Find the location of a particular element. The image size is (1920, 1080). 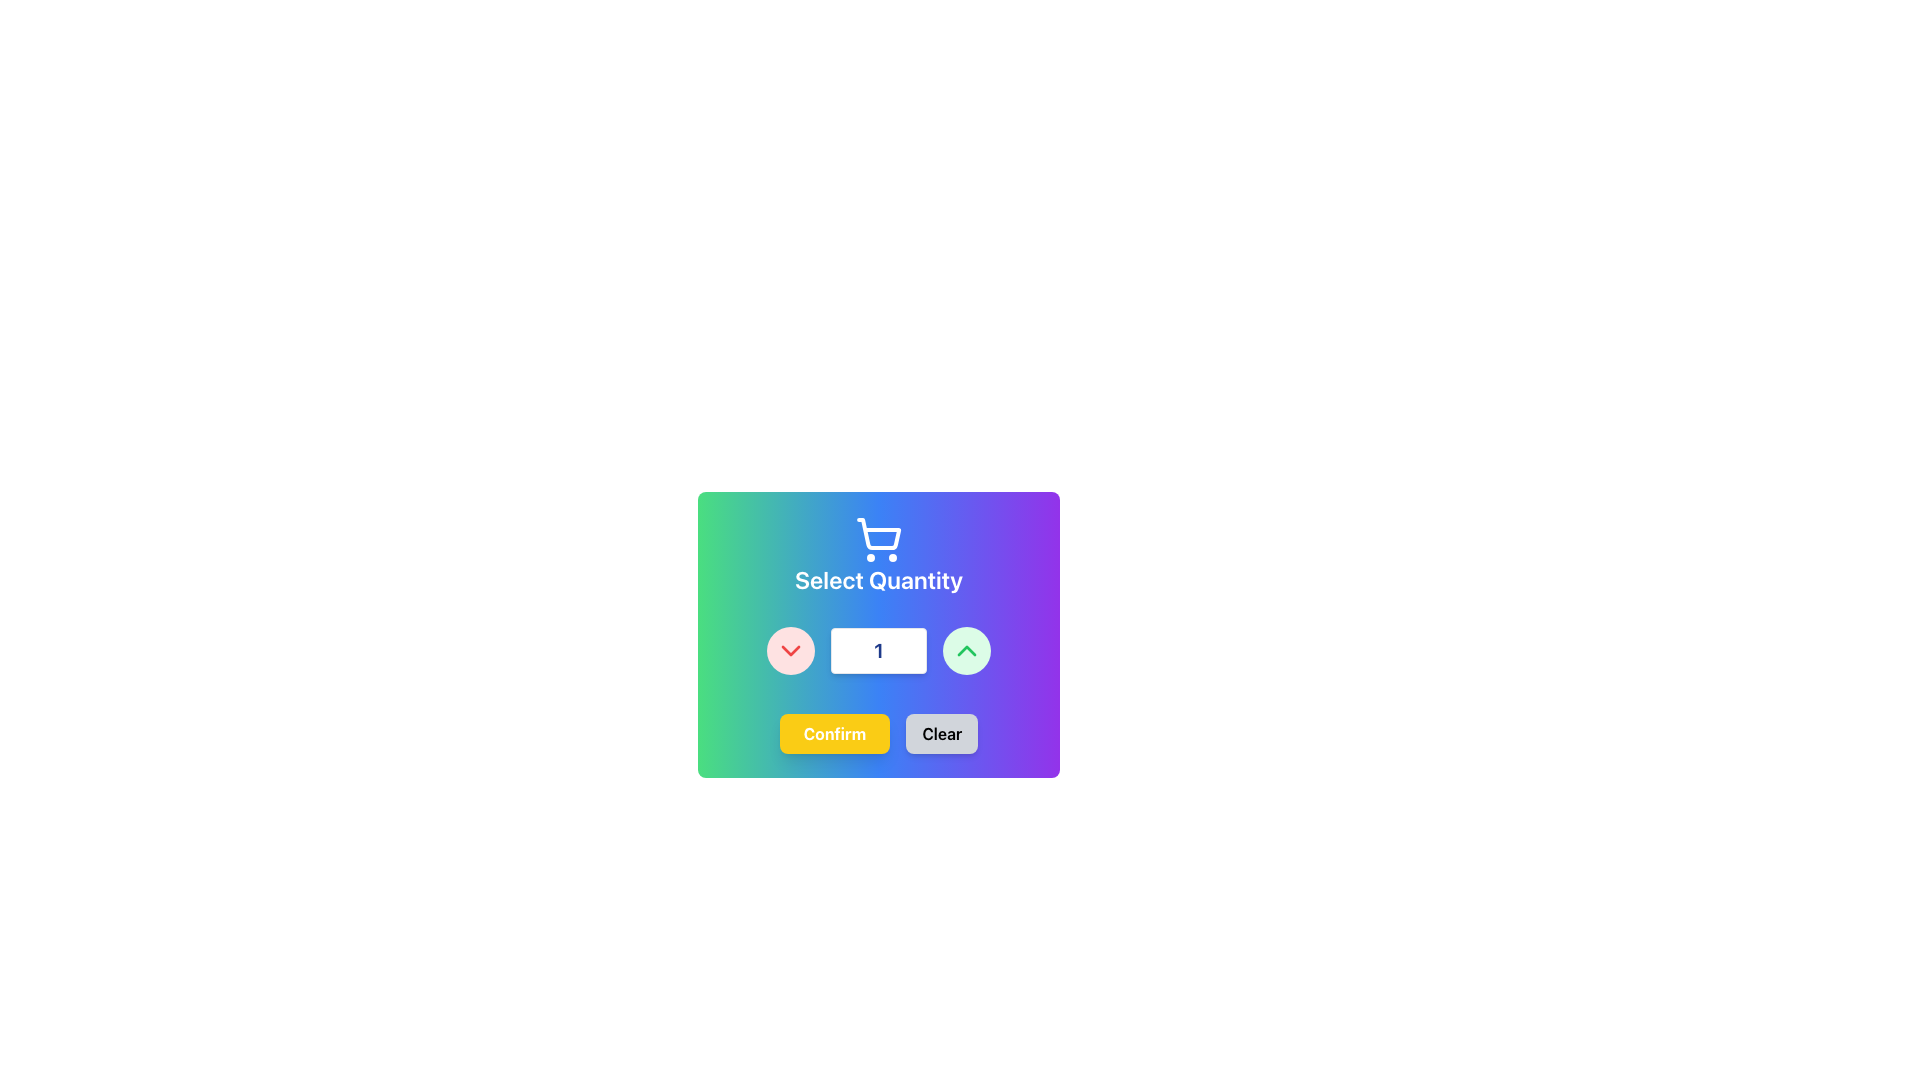

the 'Clear' button is located at coordinates (941, 733).